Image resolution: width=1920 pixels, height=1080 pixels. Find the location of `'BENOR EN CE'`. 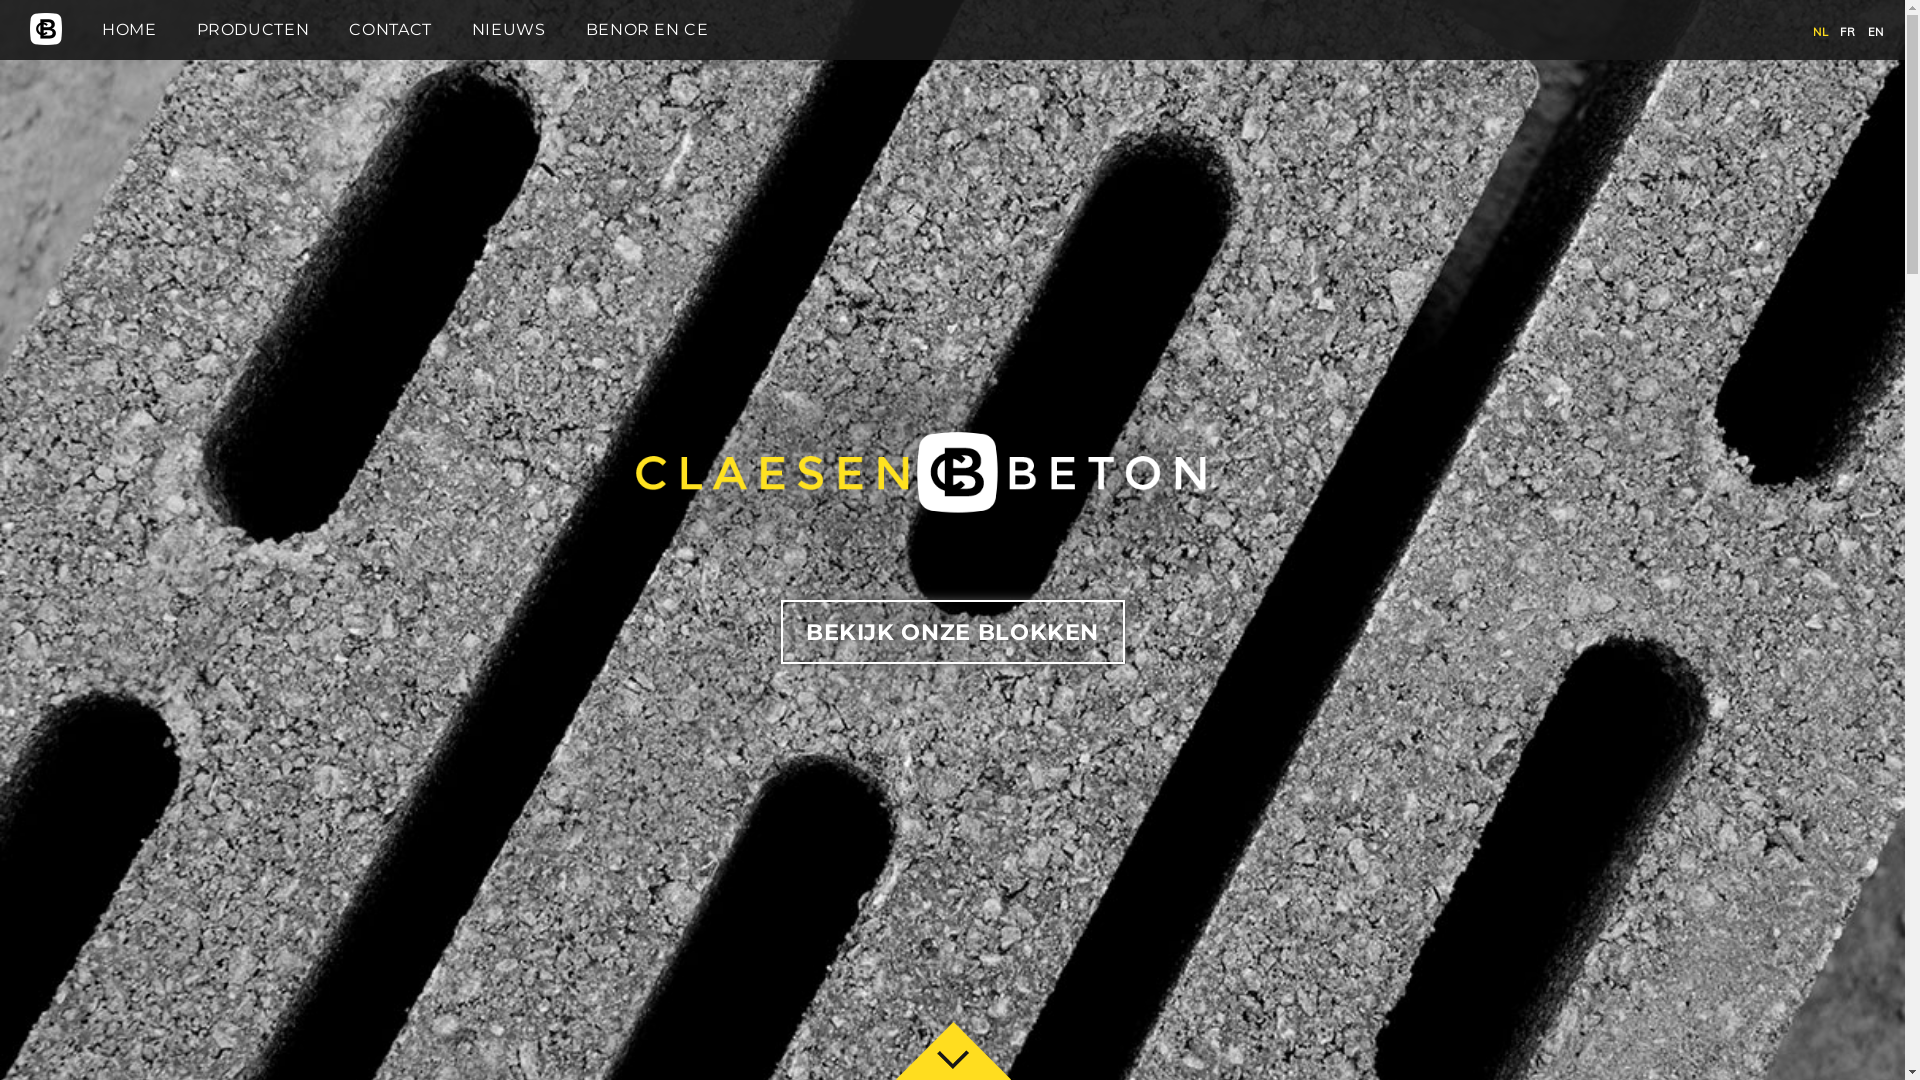

'BENOR EN CE' is located at coordinates (647, 29).